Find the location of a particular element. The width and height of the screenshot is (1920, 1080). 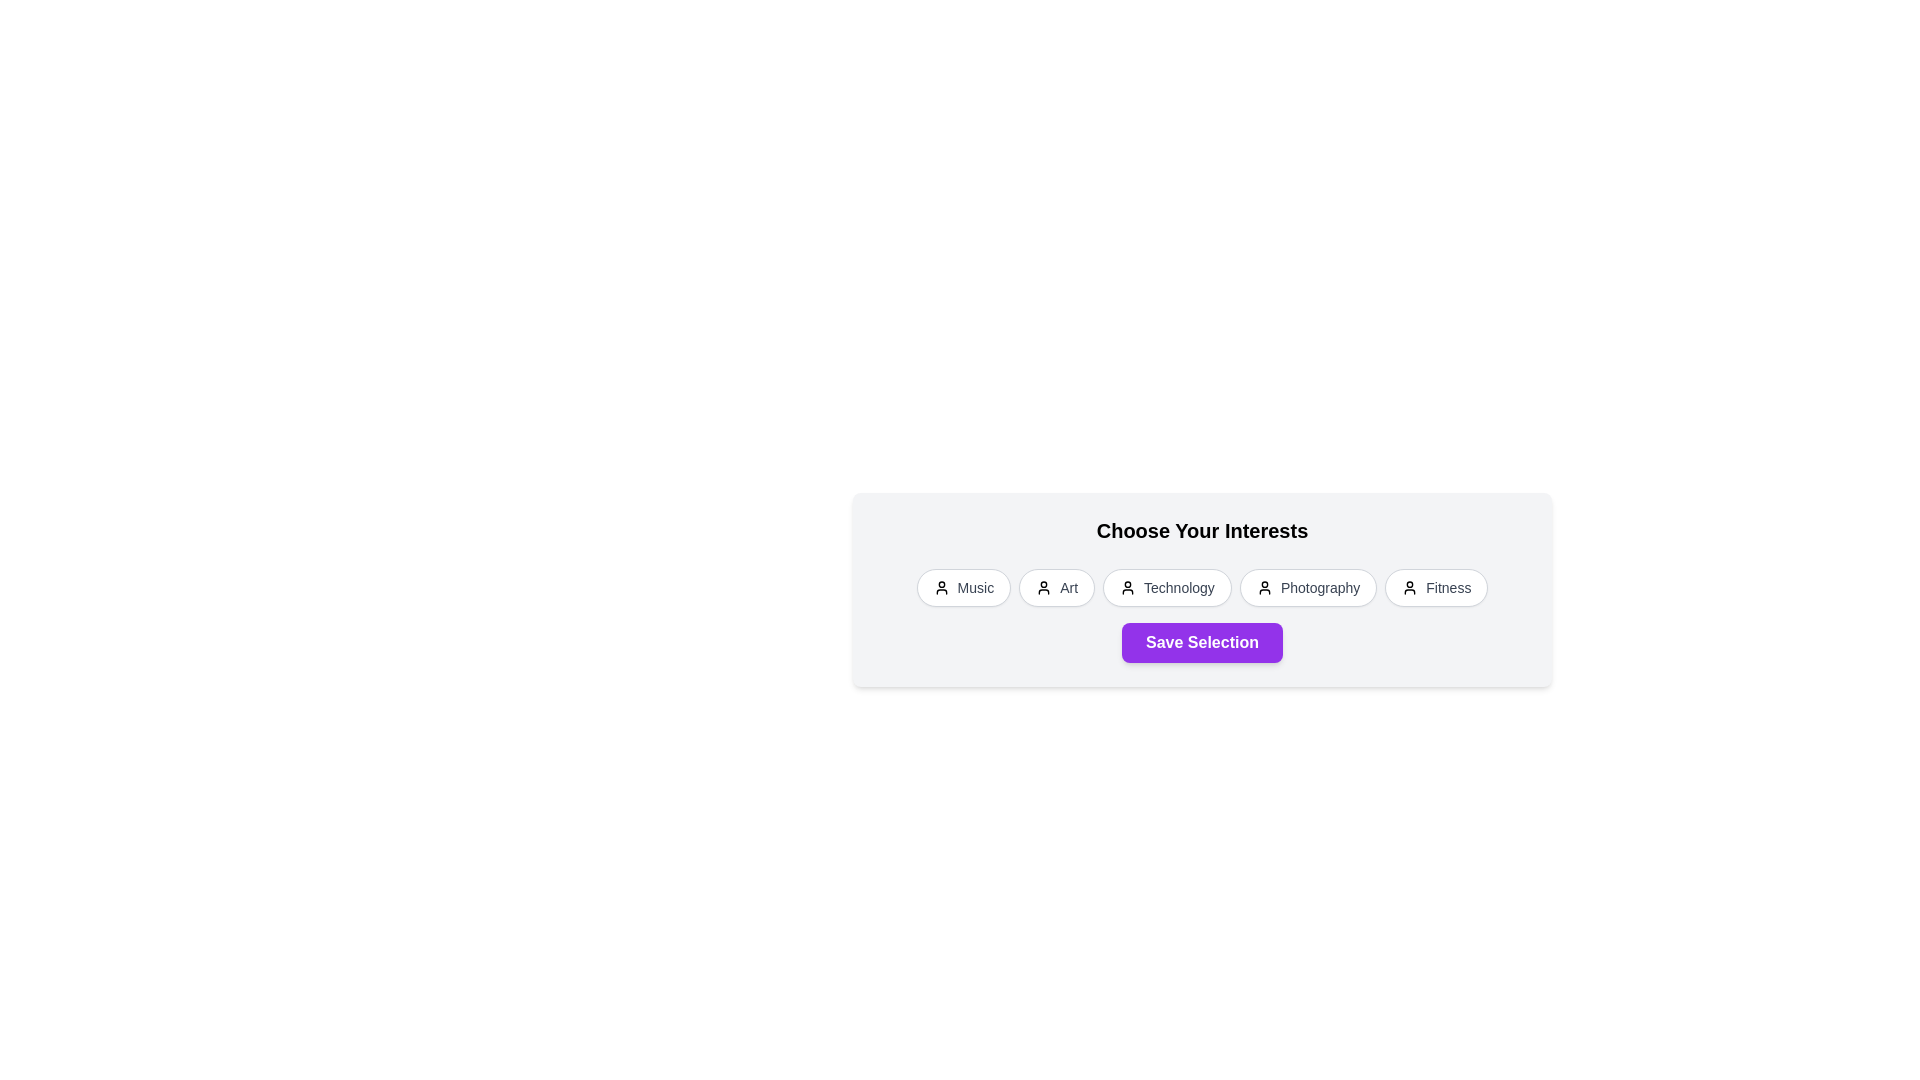

the interest chip labeled 'Music' is located at coordinates (963, 586).